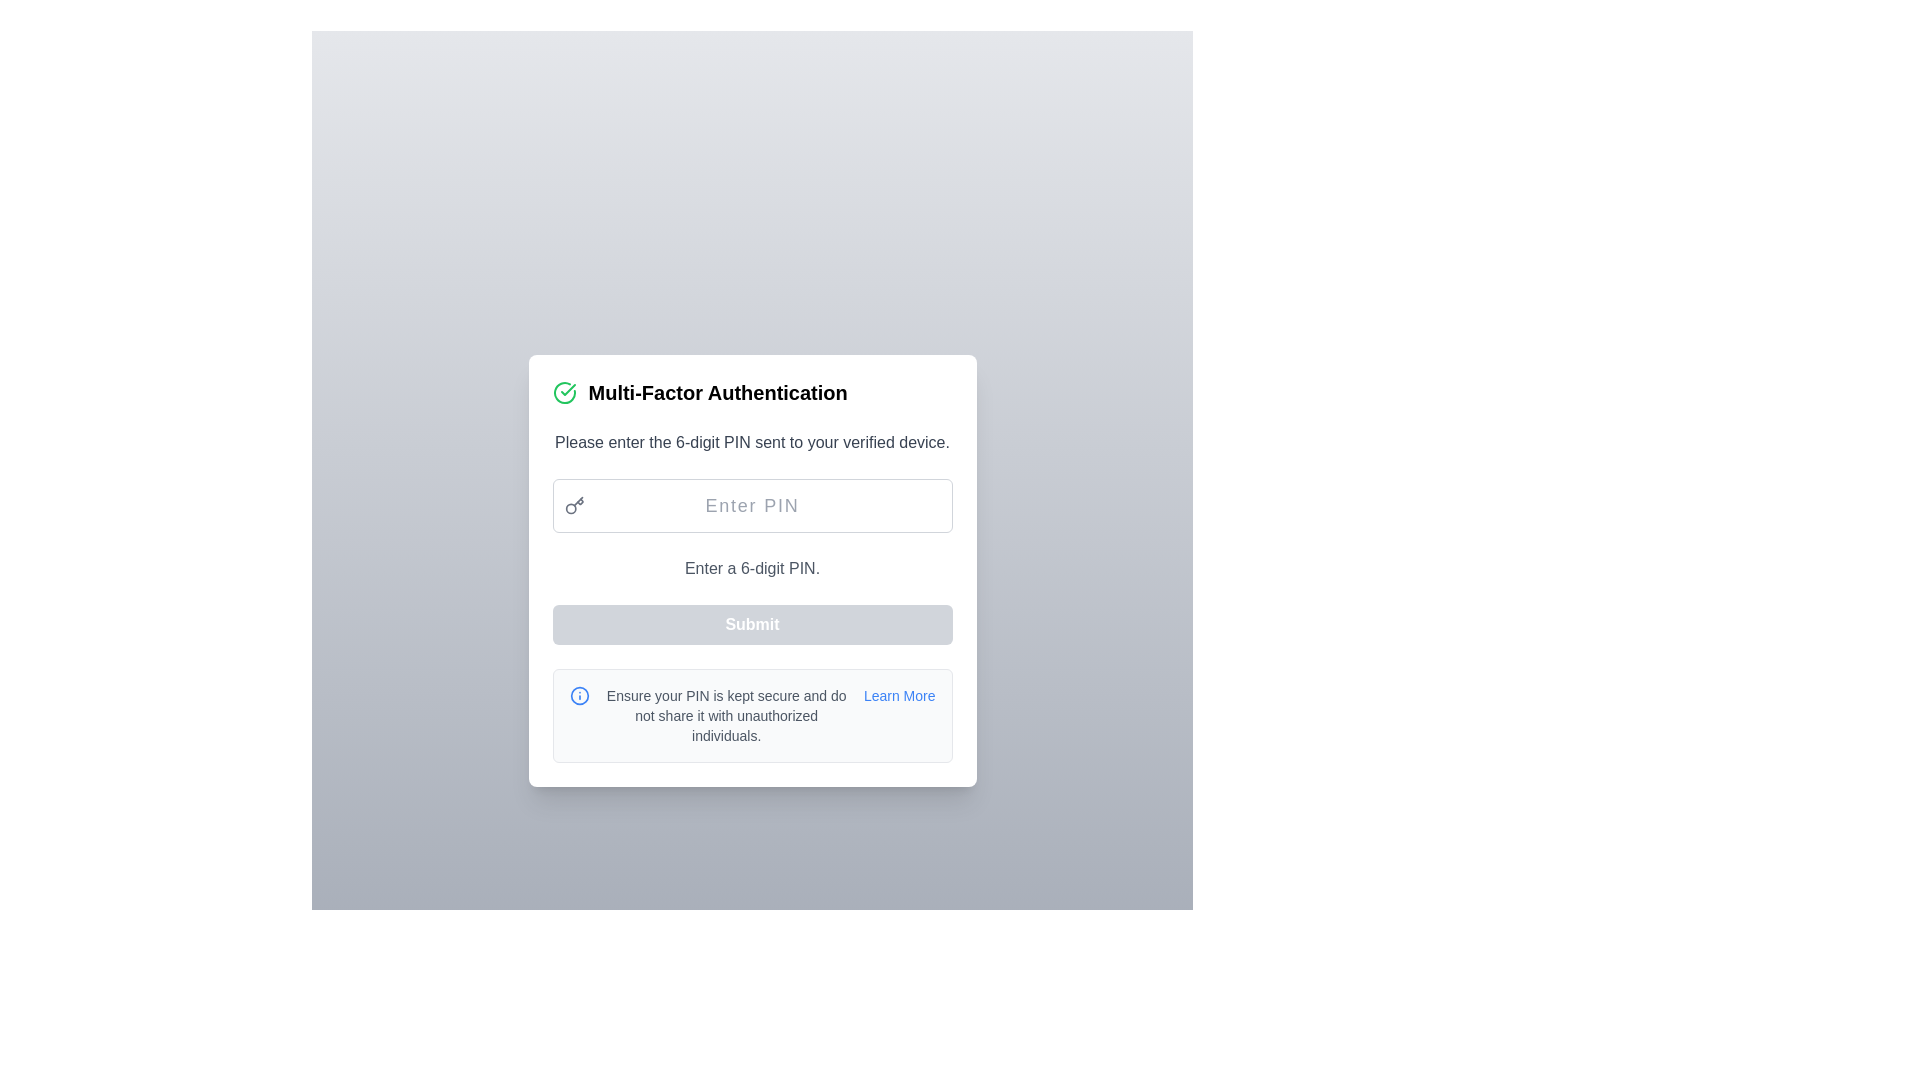 The image size is (1920, 1080). I want to click on the Checkmark Icon located in the top-right section of the modal dialogue box, which indicates successful completion or correctness, so click(566, 389).